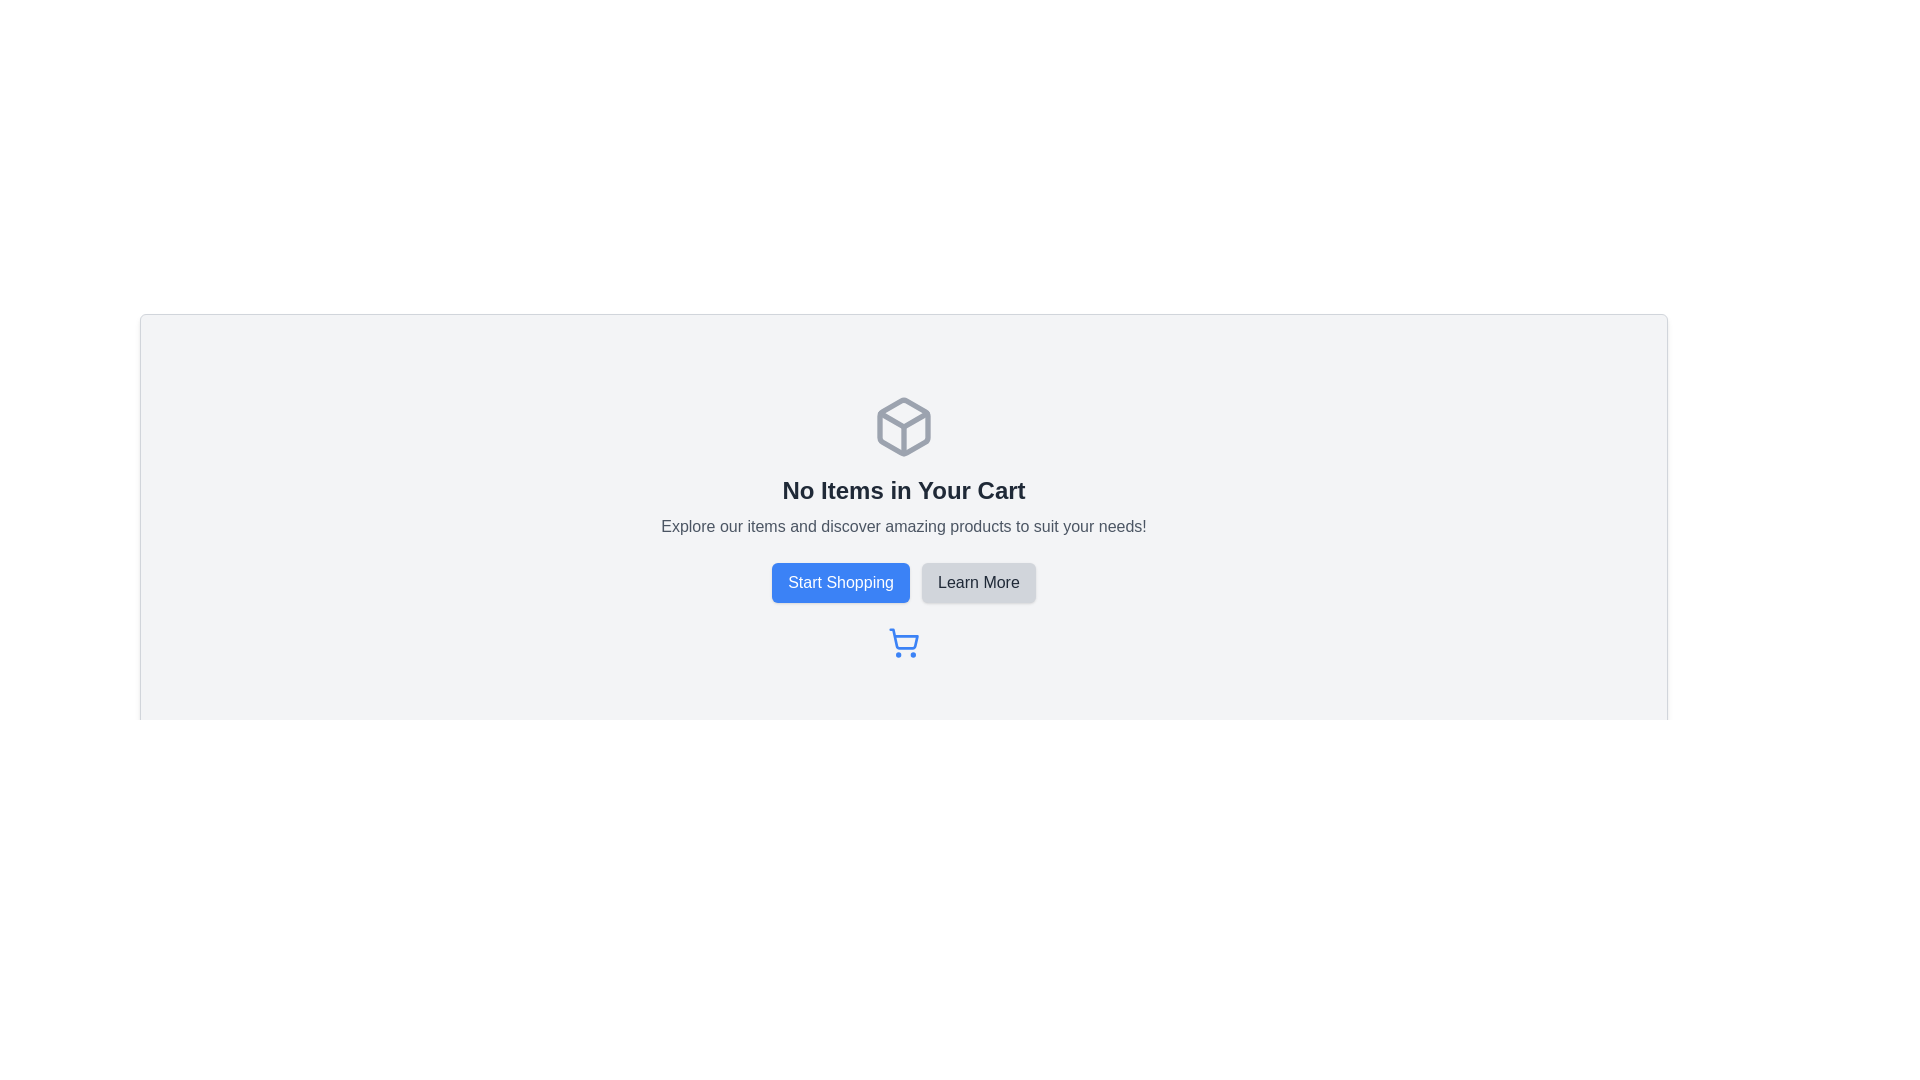  What do you see at coordinates (902, 490) in the screenshot?
I see `the static text element that informs the user their shopping cart is empty, which is centrally placed below the box icon` at bounding box center [902, 490].